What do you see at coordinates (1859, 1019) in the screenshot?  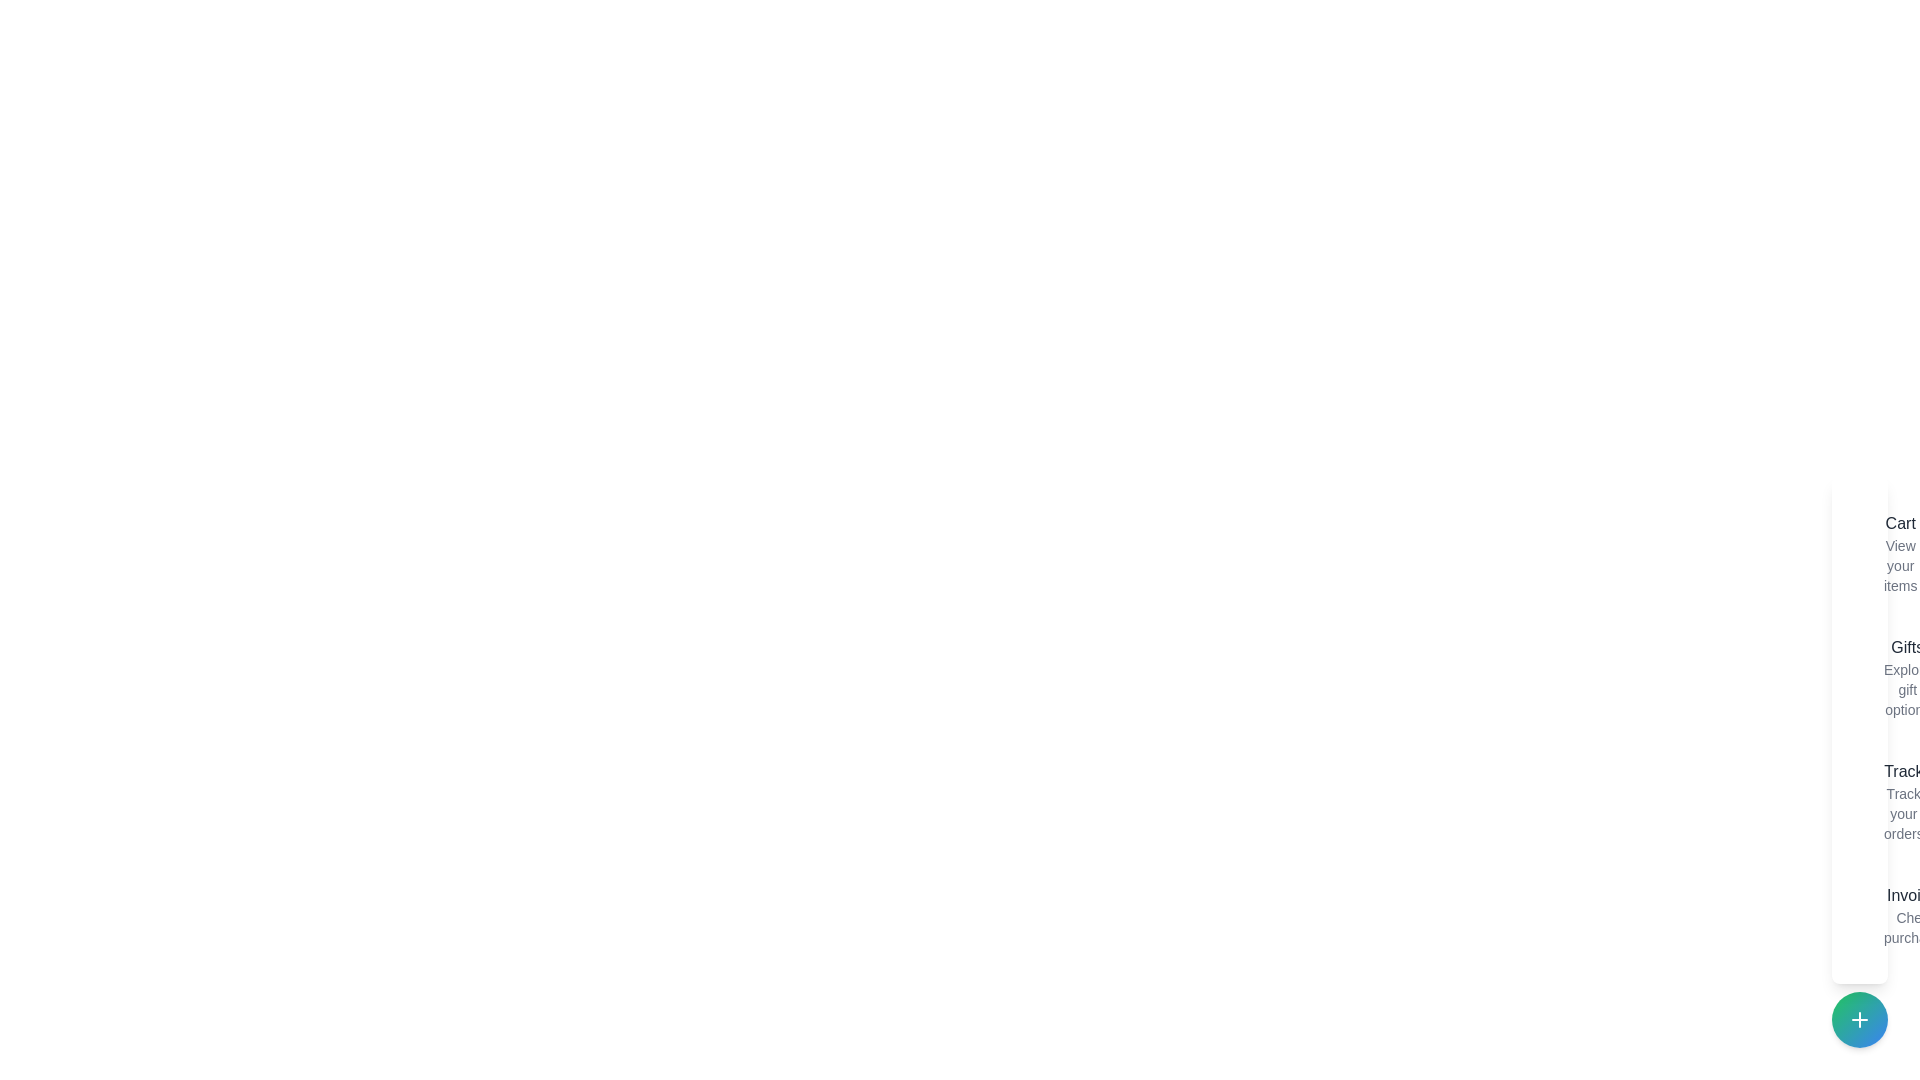 I see `the speed dial button to toggle the menu` at bounding box center [1859, 1019].